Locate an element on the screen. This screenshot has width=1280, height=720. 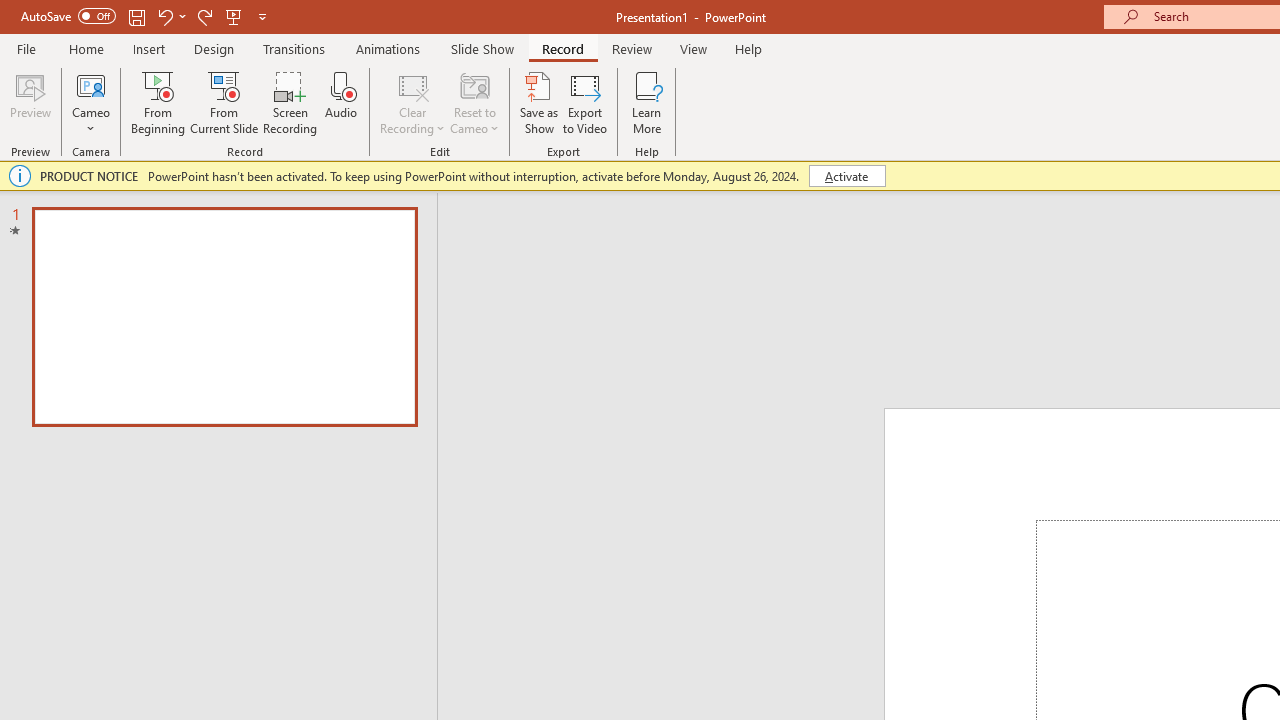
'Activate' is located at coordinates (847, 175).